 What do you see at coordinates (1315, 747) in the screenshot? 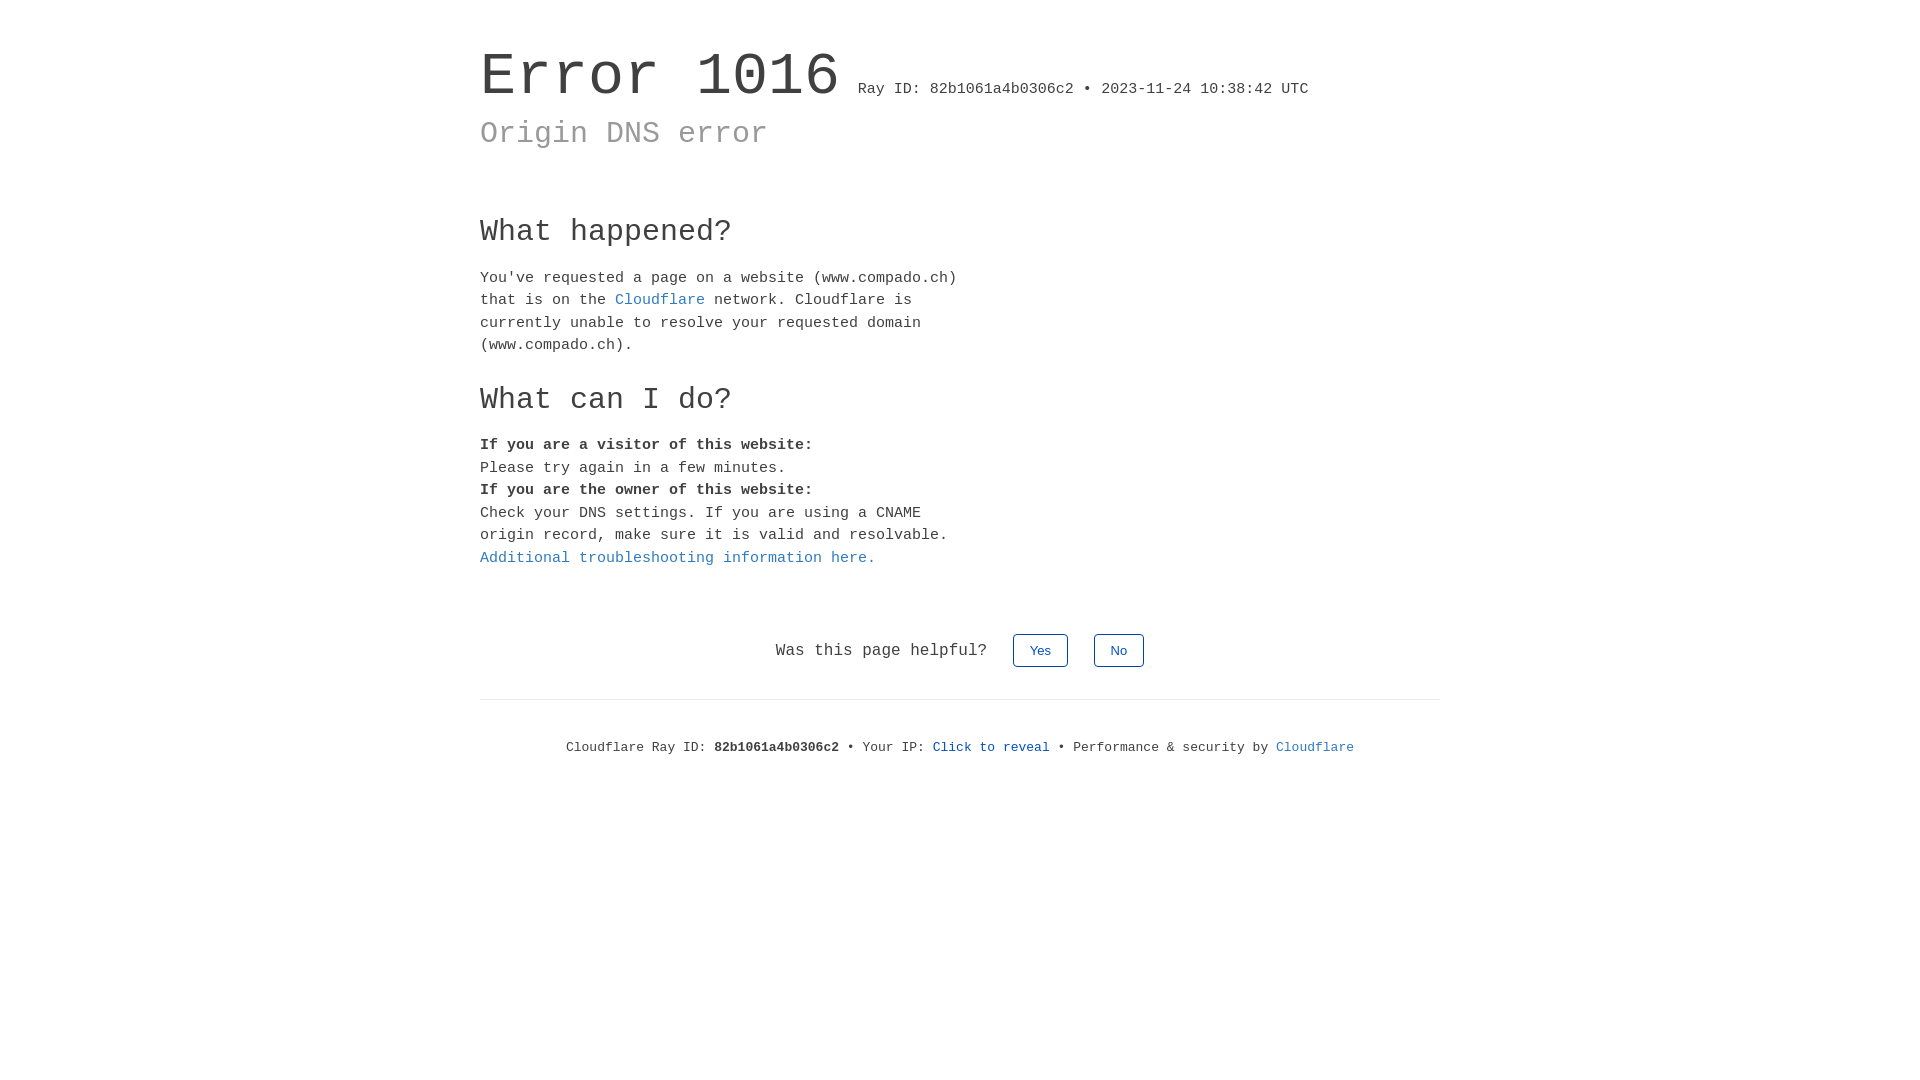
I see `'Cloudflare'` at bounding box center [1315, 747].